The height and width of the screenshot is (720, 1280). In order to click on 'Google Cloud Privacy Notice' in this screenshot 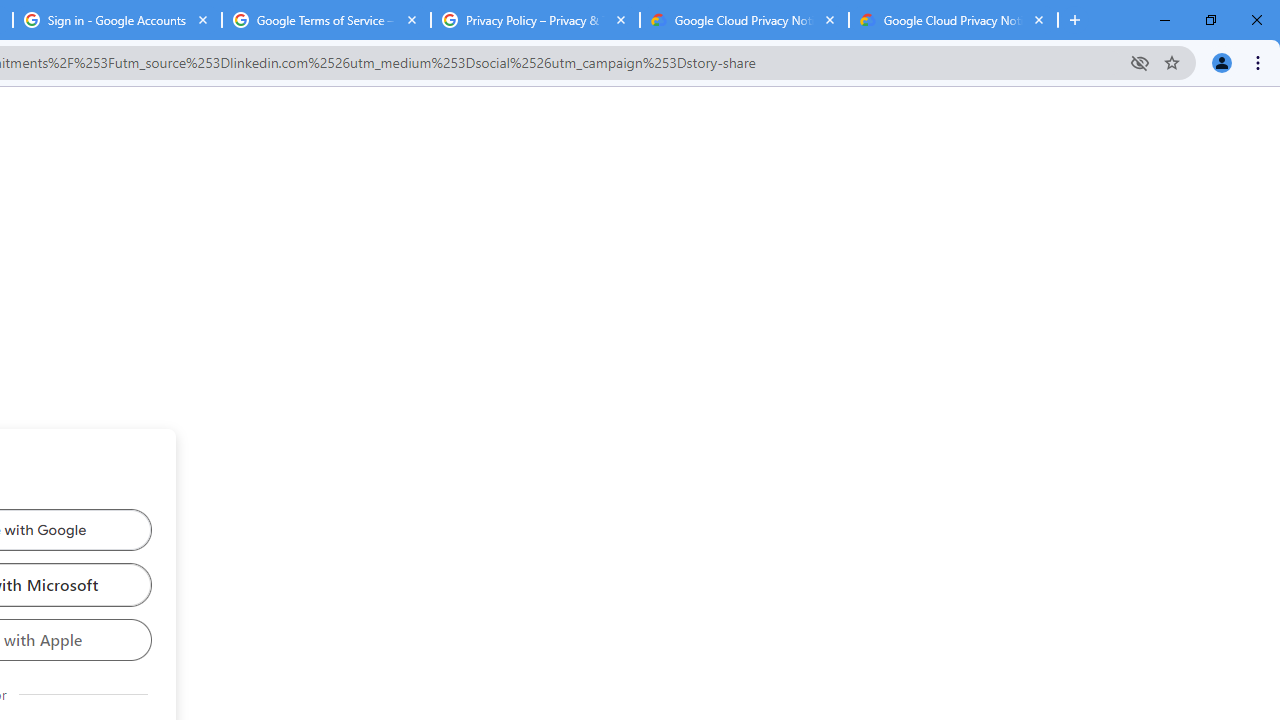, I will do `click(743, 20)`.